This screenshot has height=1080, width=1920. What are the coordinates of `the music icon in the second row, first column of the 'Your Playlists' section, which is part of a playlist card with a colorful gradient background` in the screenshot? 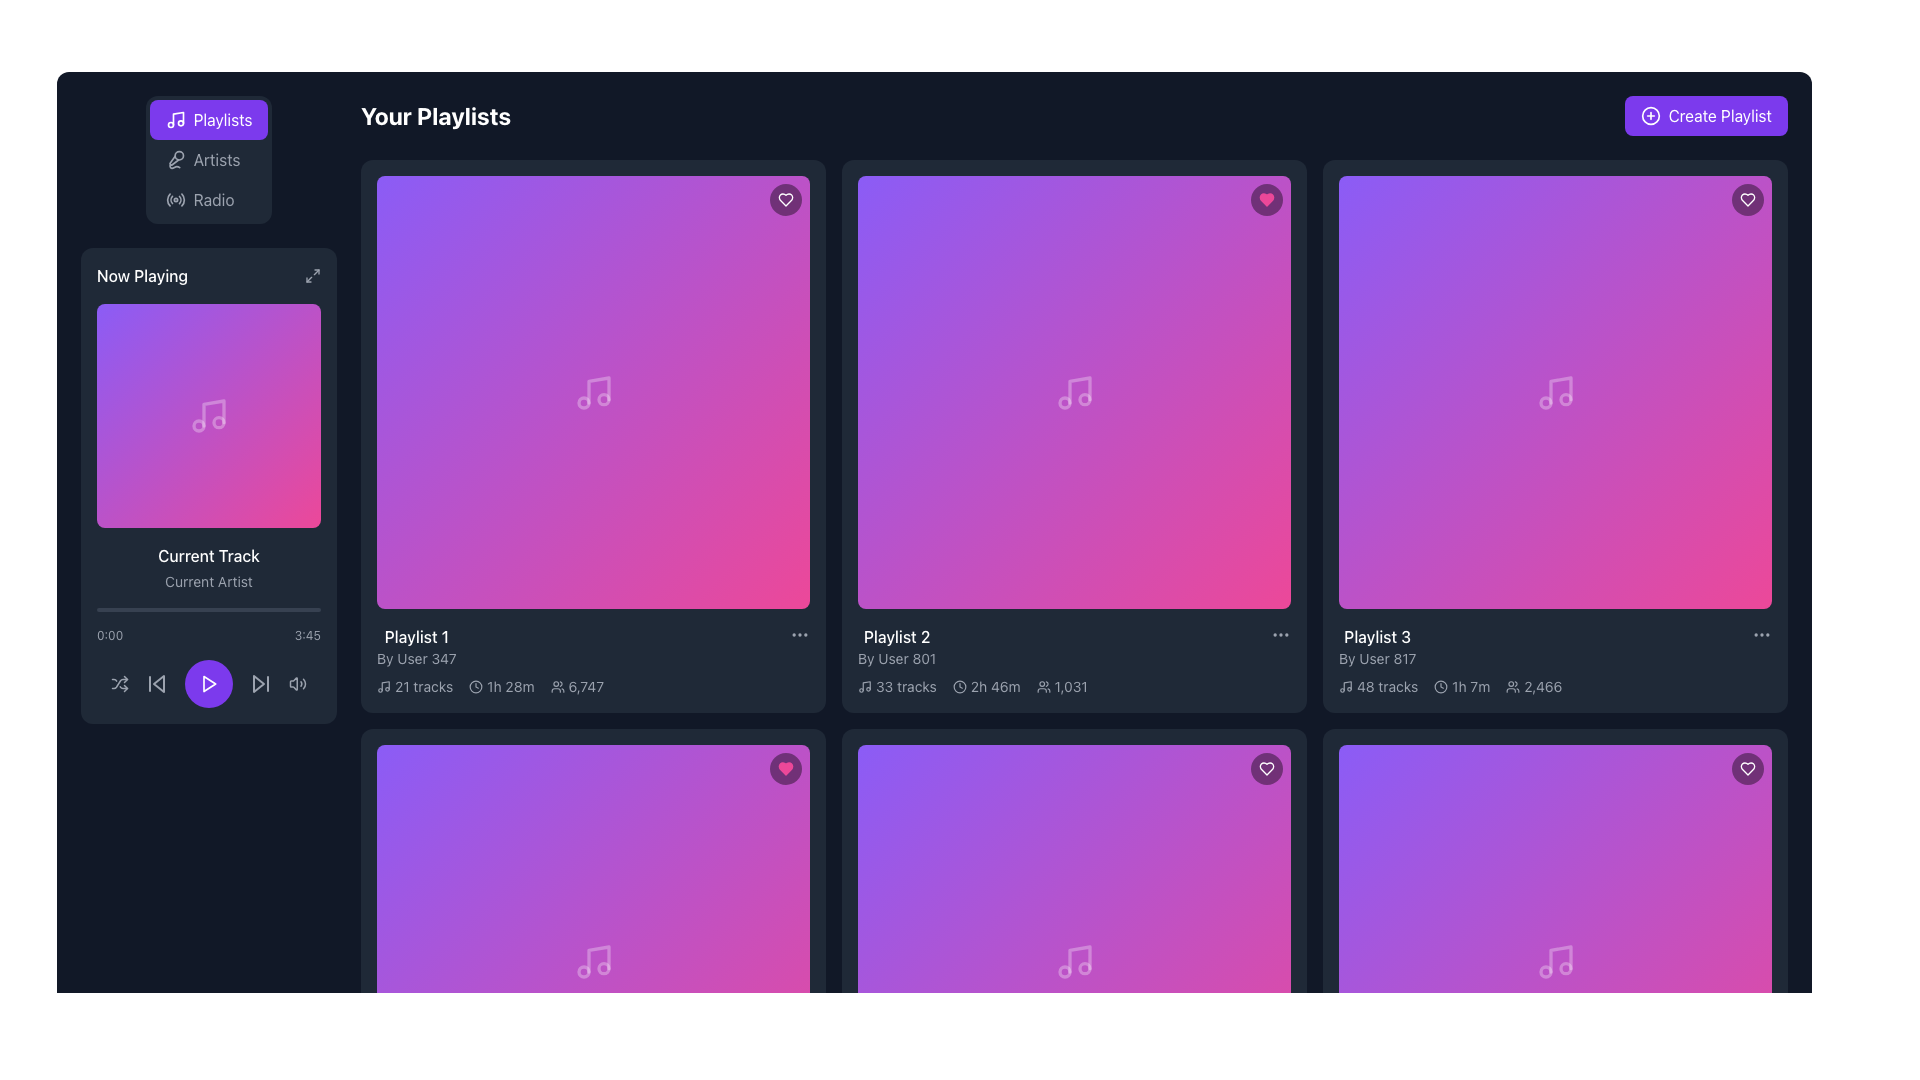 It's located at (1073, 960).